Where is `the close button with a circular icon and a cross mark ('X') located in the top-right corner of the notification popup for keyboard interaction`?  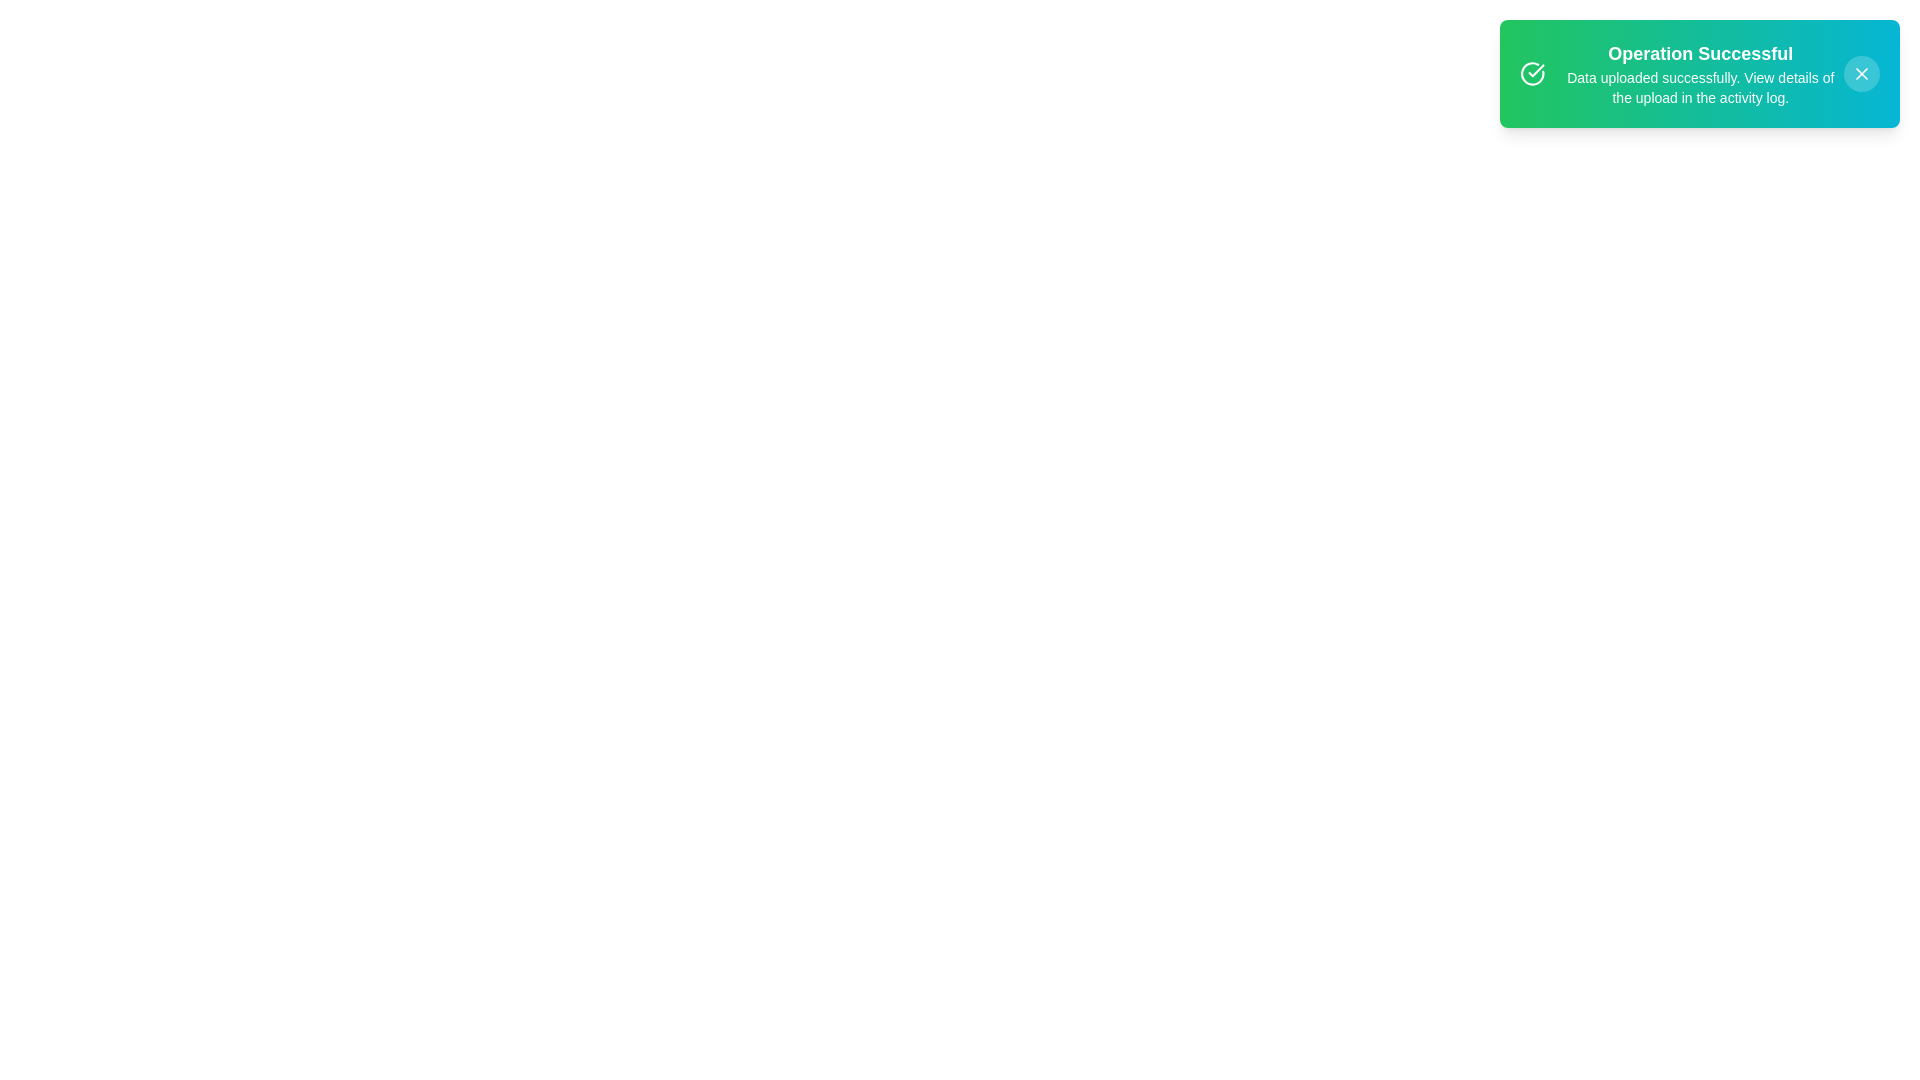
the close button with a circular icon and a cross mark ('X') located in the top-right corner of the notification popup for keyboard interaction is located at coordinates (1861, 72).